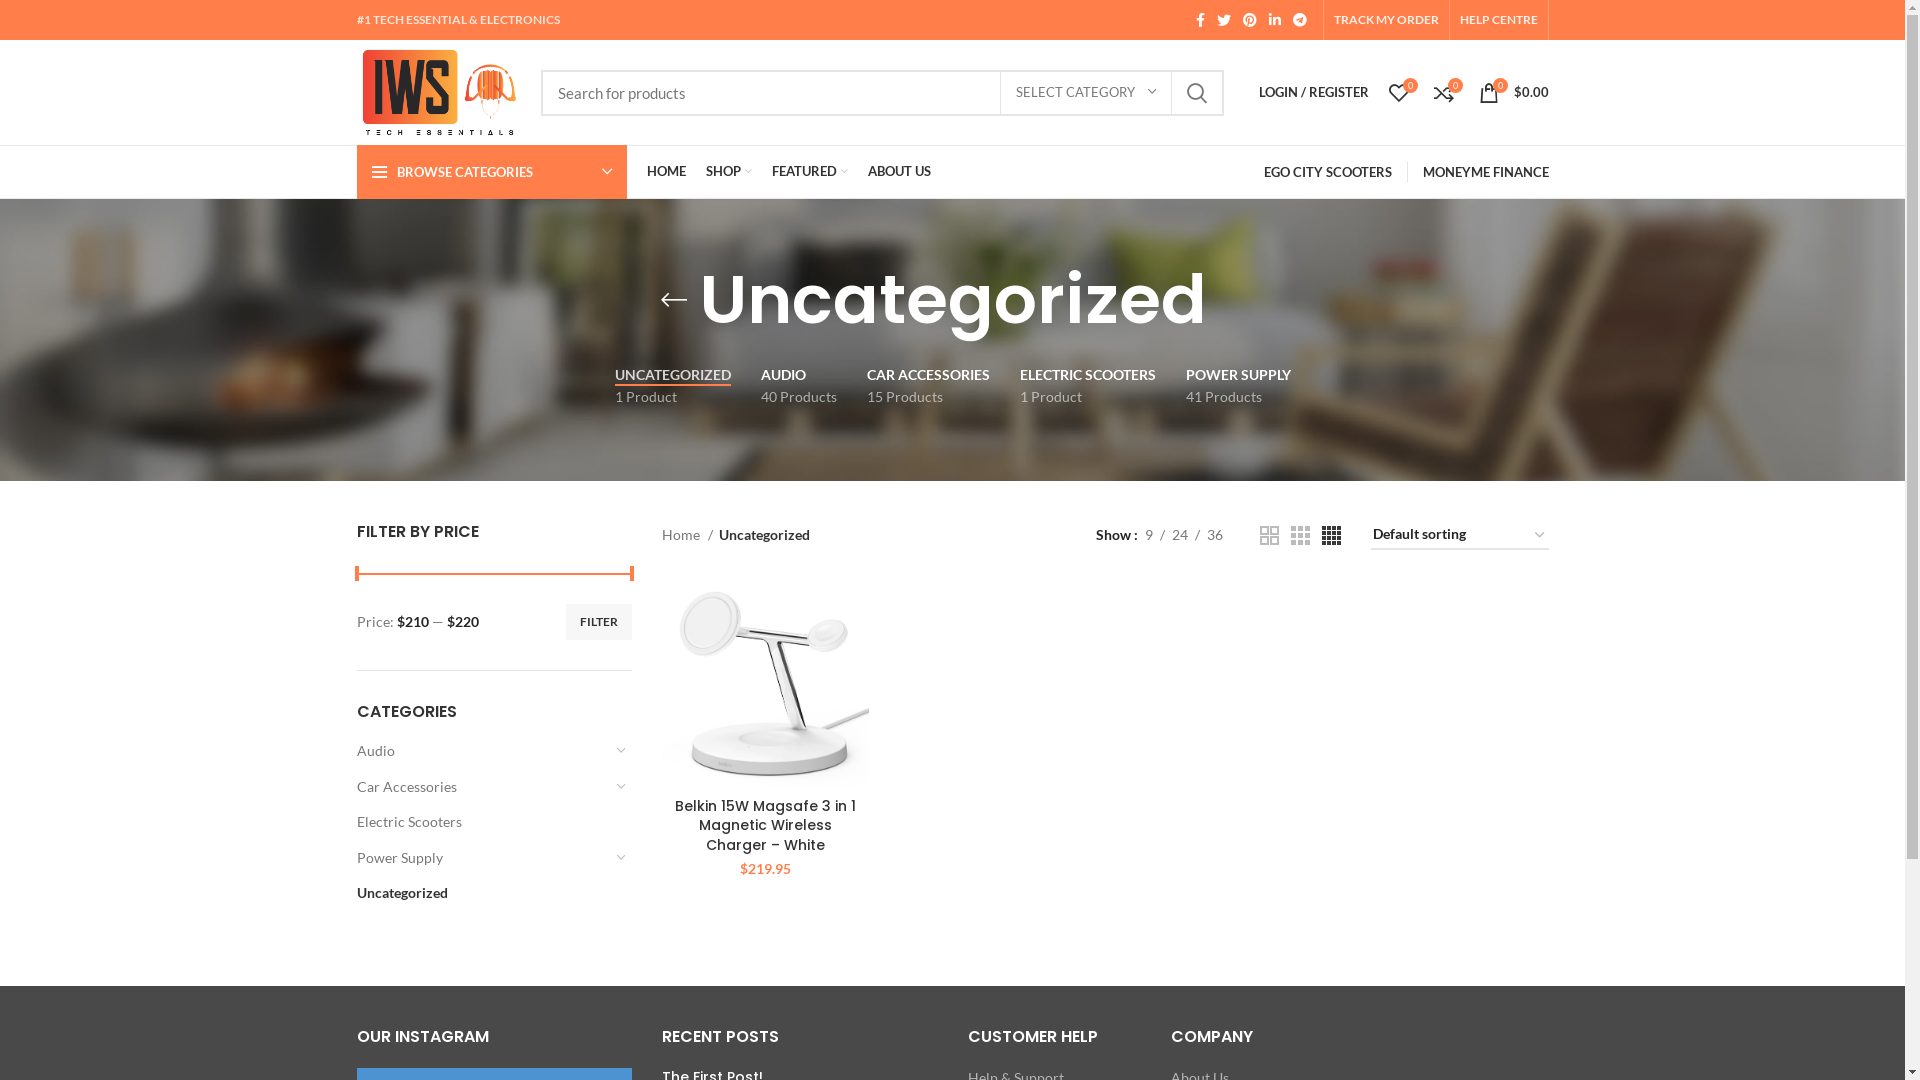  What do you see at coordinates (1148, 534) in the screenshot?
I see `'9'` at bounding box center [1148, 534].